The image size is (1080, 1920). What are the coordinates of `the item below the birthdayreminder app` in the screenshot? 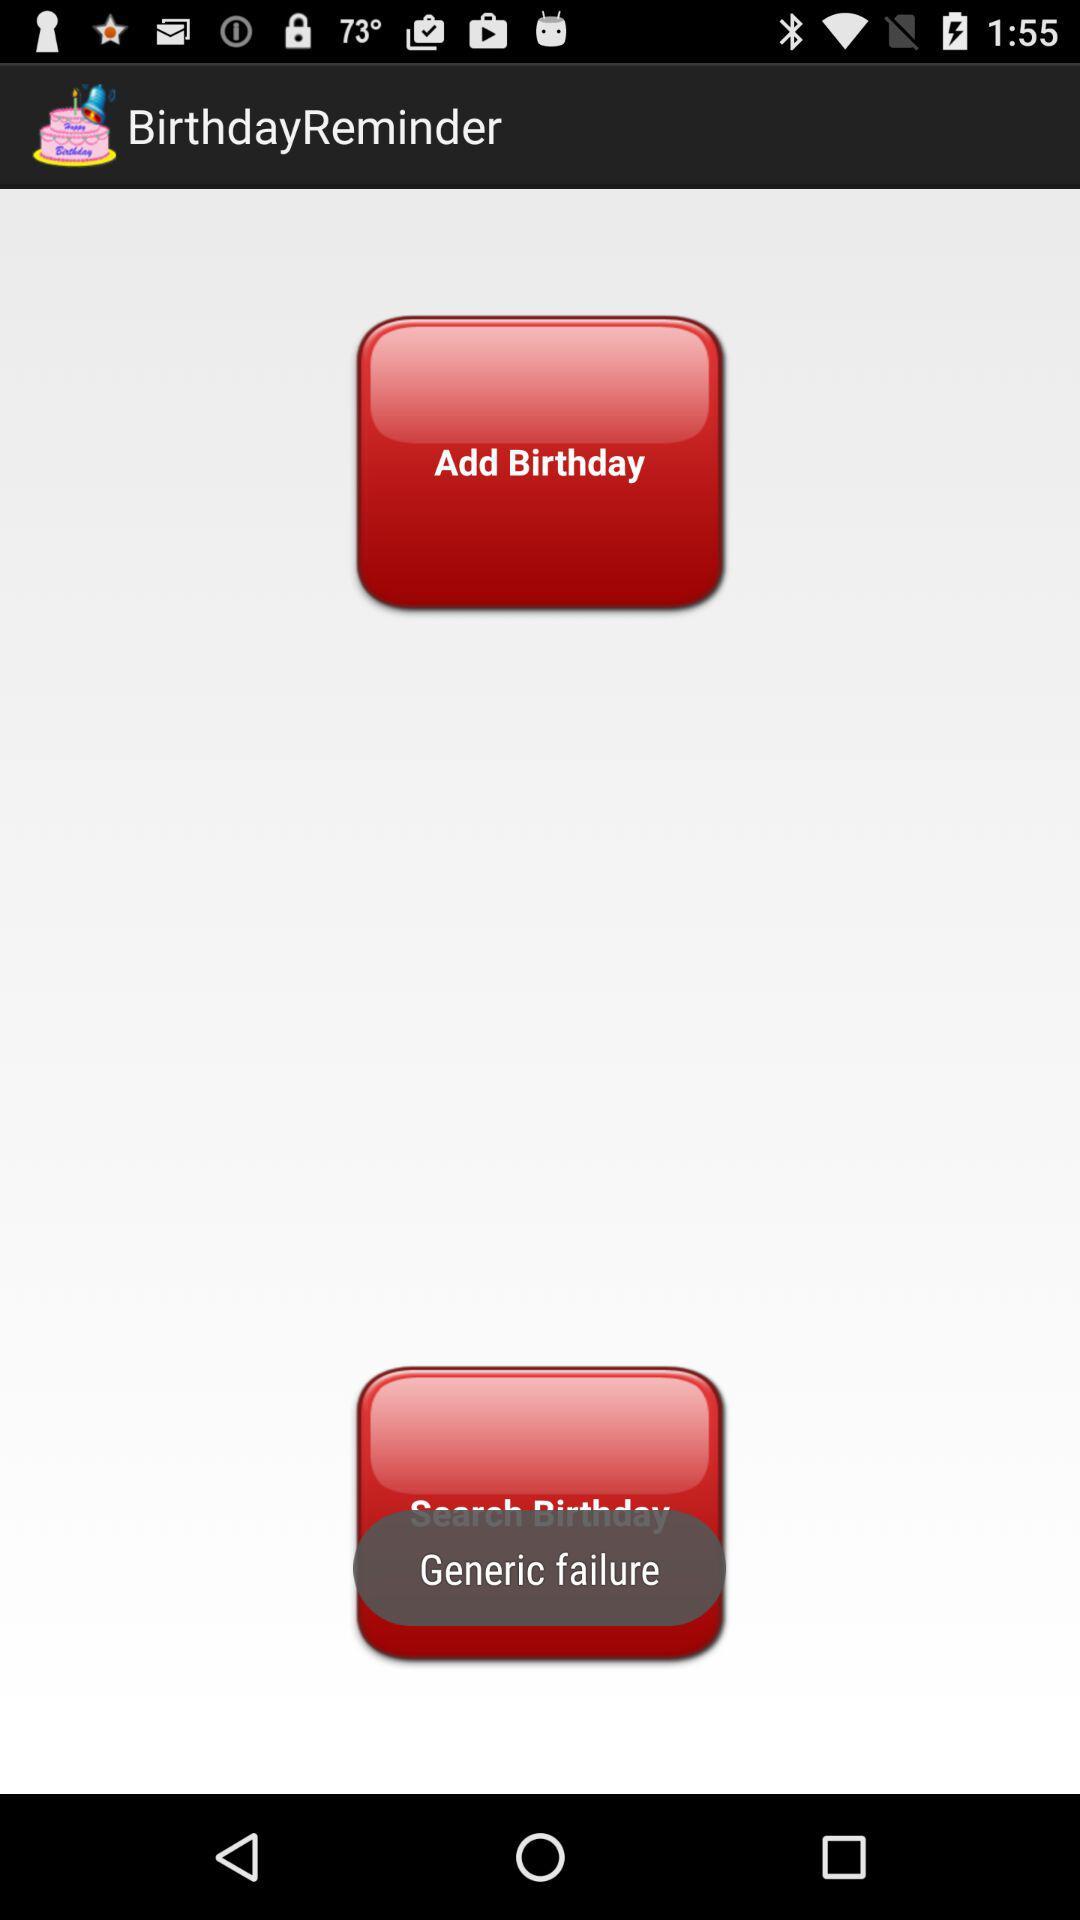 It's located at (538, 460).